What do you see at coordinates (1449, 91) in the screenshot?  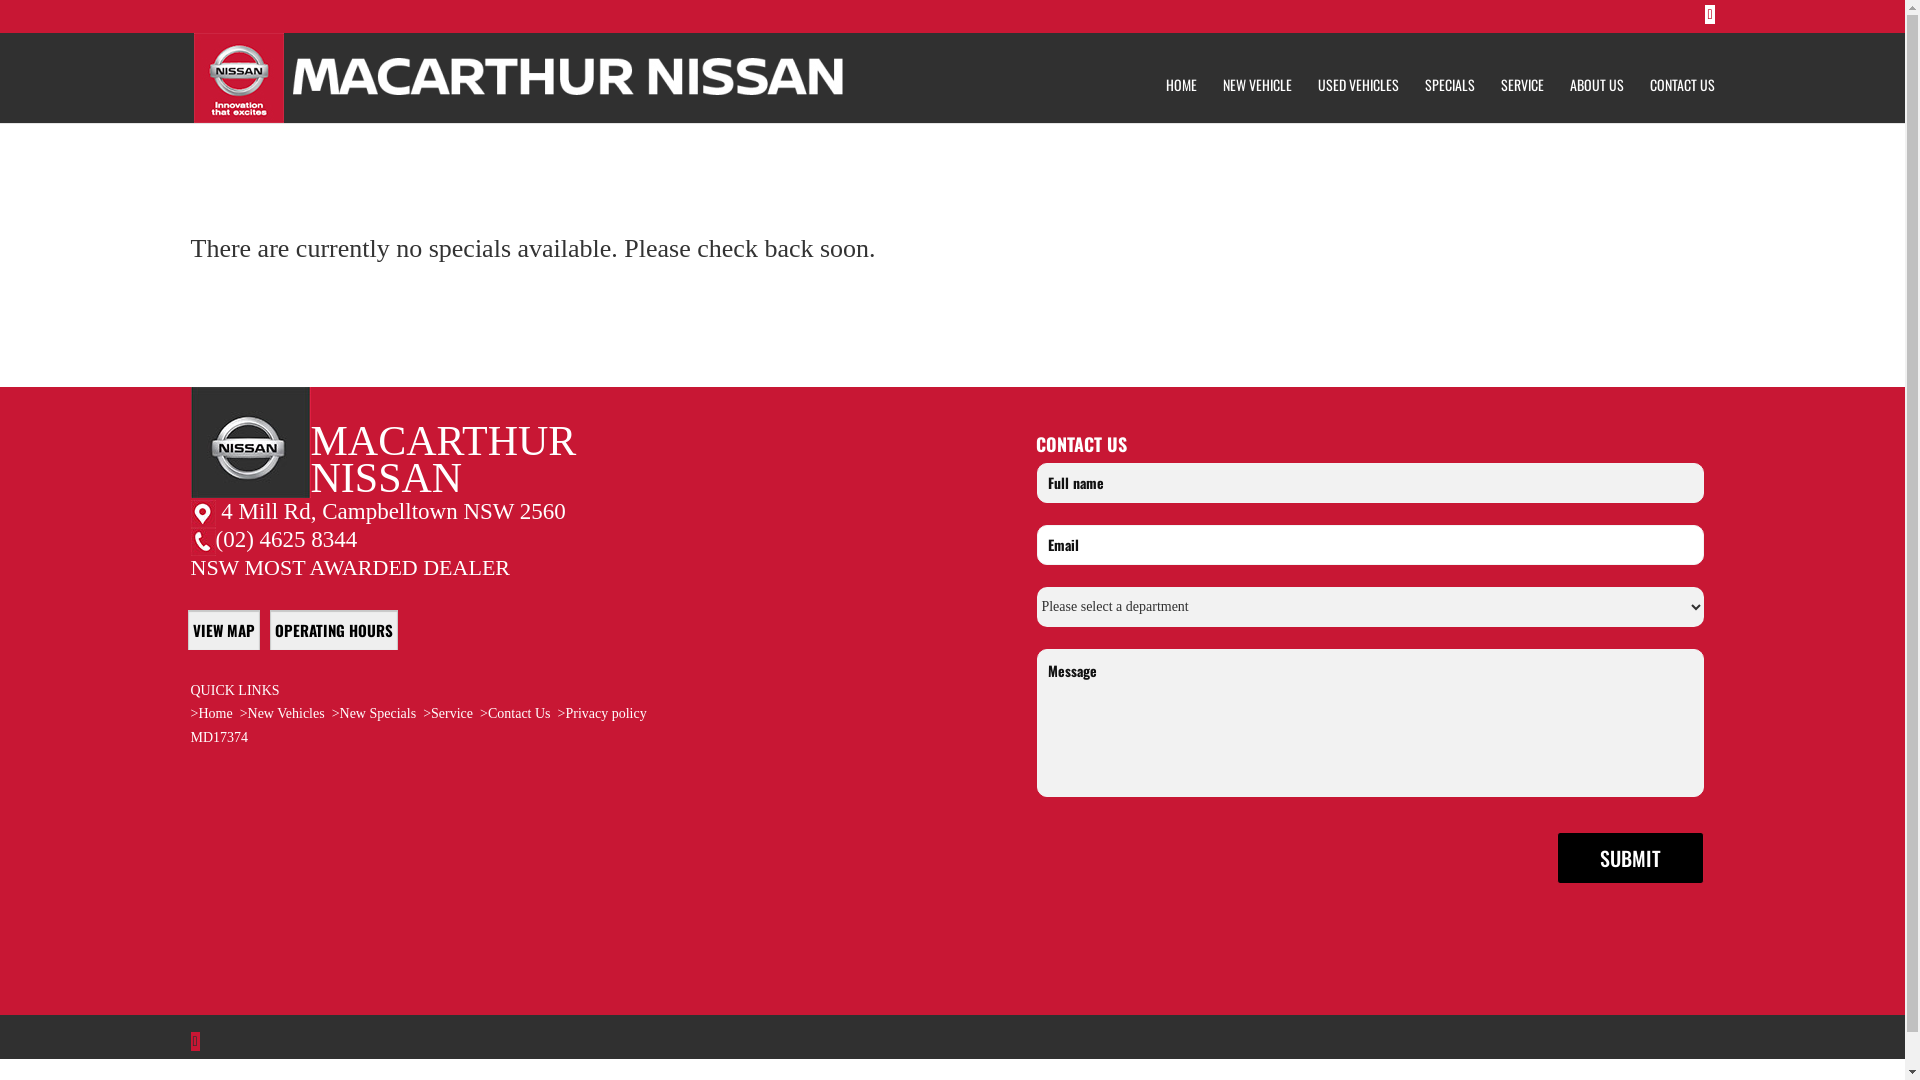 I see `'SPECIALS'` at bounding box center [1449, 91].